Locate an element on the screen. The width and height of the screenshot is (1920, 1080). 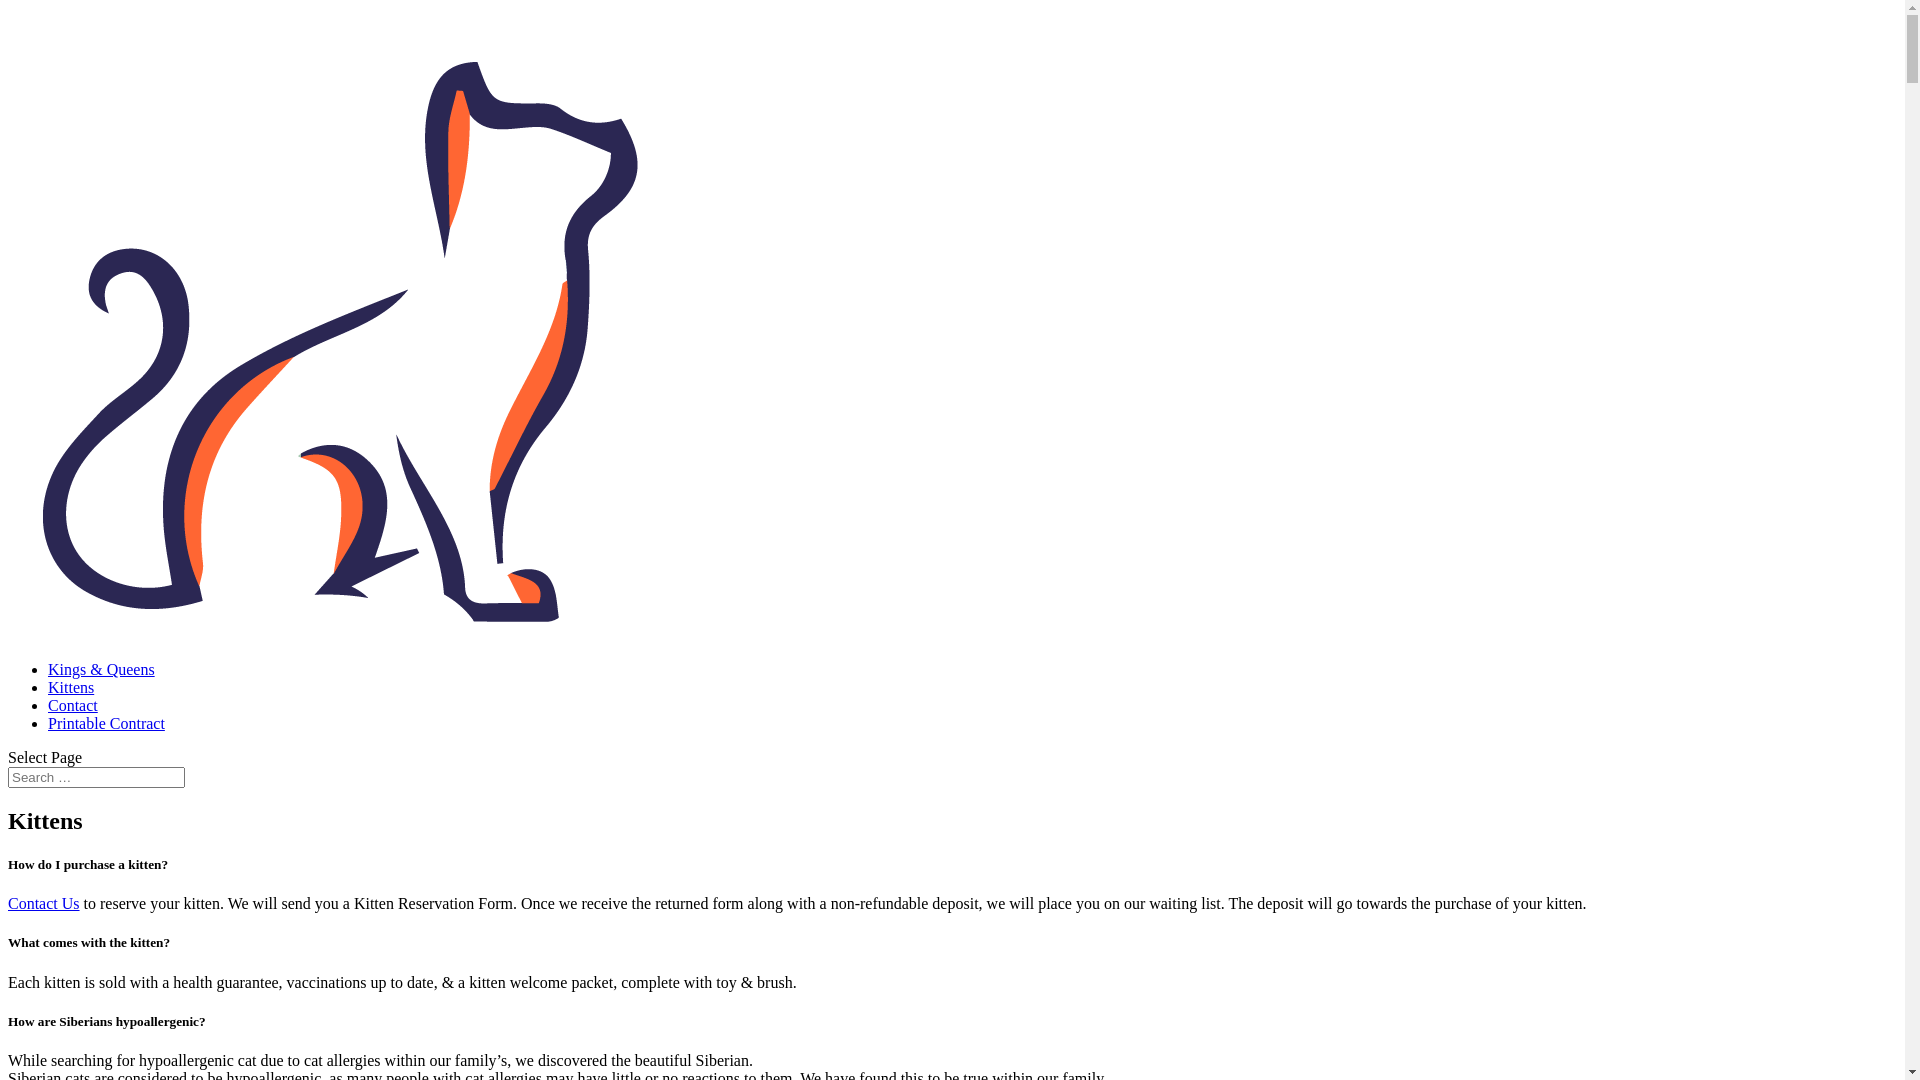
'Kittens' is located at coordinates (48, 686).